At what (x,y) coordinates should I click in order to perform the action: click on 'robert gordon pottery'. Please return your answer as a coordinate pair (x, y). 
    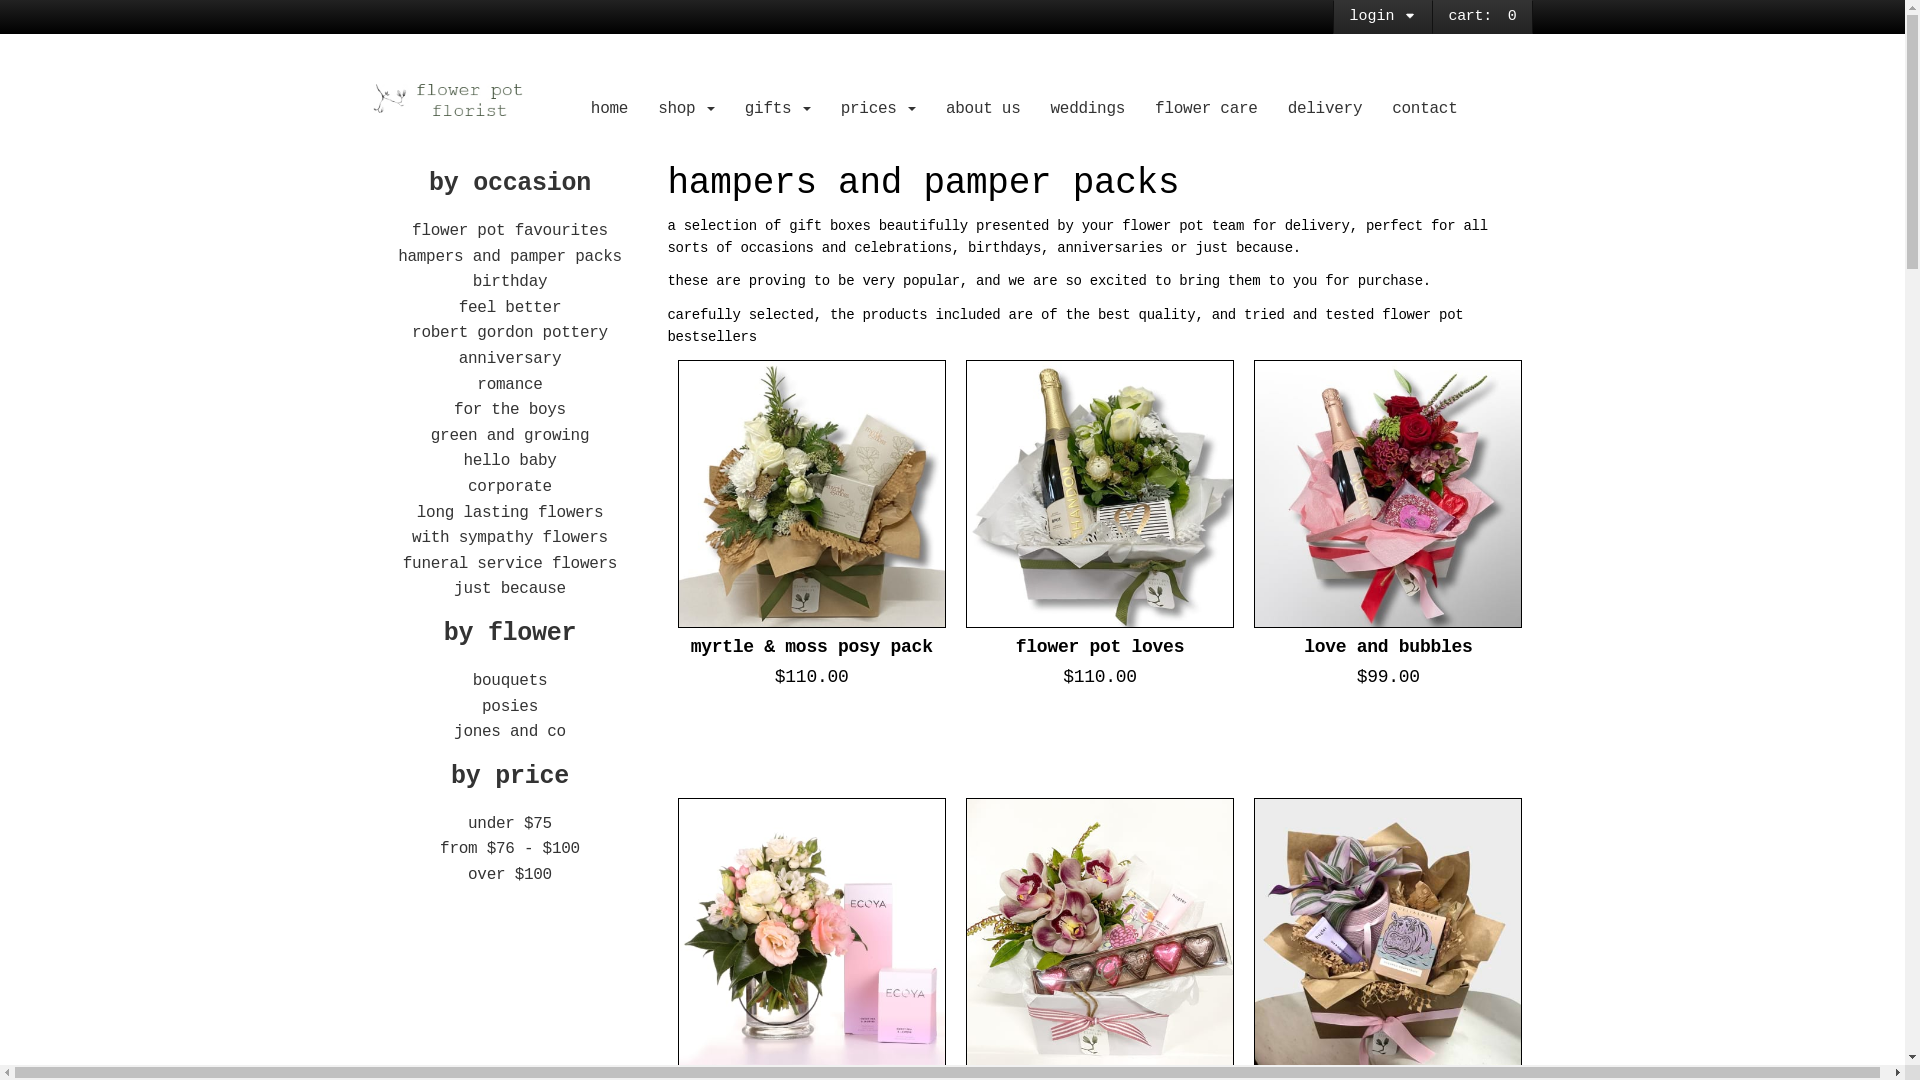
    Looking at the image, I should click on (509, 331).